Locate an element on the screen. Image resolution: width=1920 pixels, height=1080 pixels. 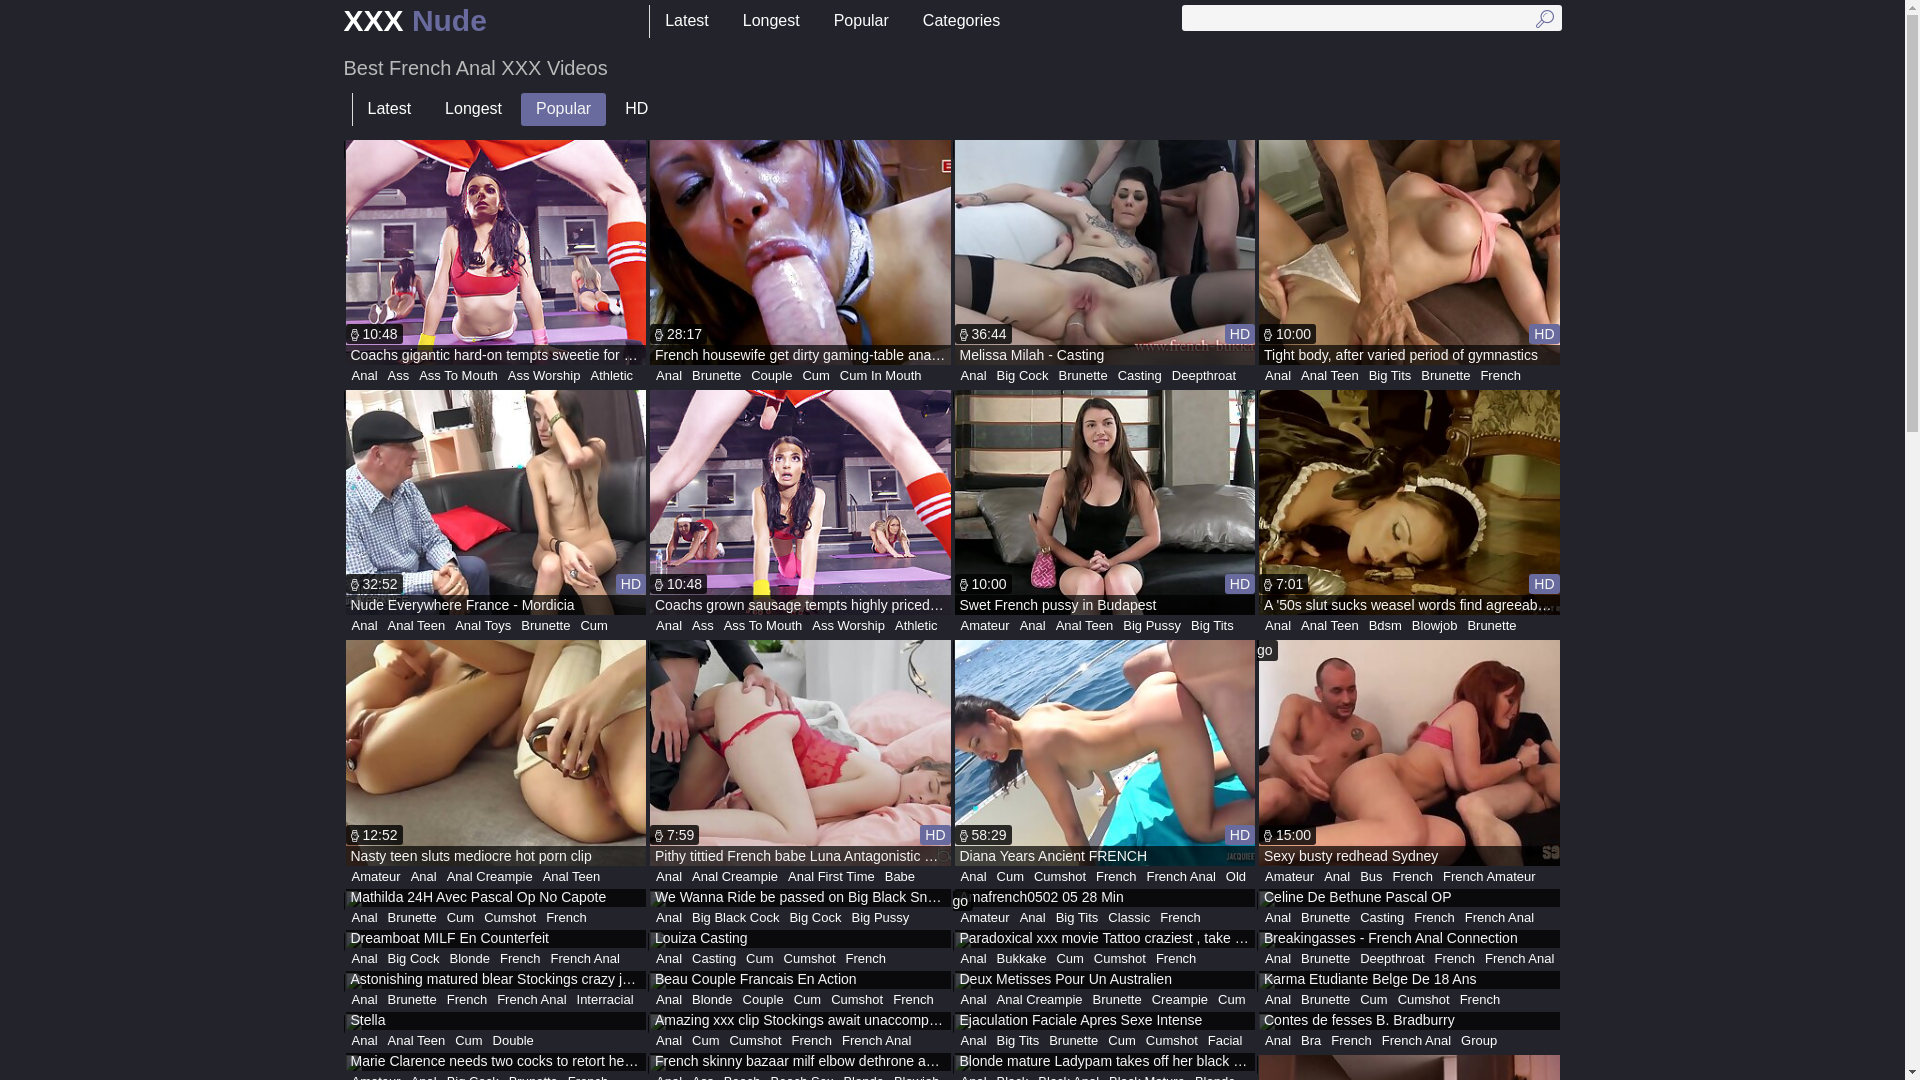
'French Amateur' is located at coordinates (1437, 875).